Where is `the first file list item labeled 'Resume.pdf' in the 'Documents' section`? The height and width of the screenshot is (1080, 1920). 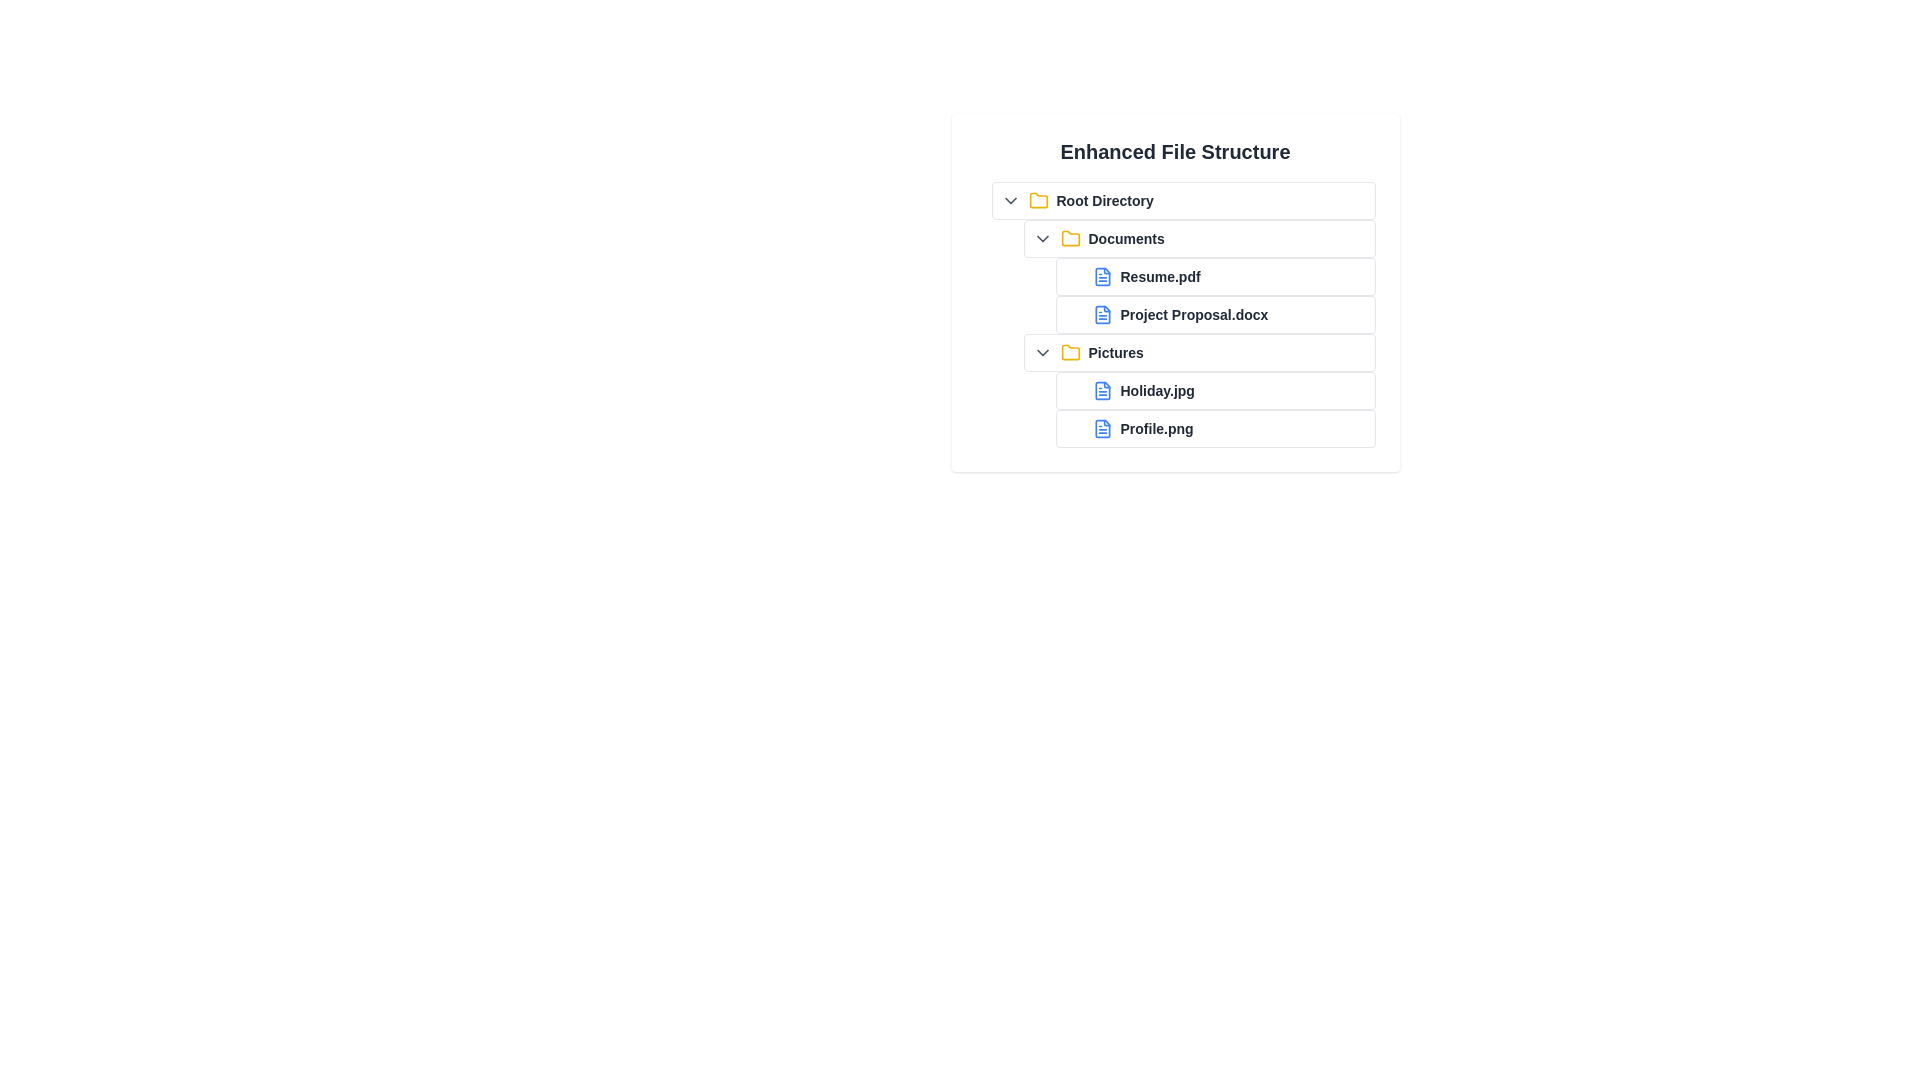
the first file list item labeled 'Resume.pdf' in the 'Documents' section is located at coordinates (1214, 277).